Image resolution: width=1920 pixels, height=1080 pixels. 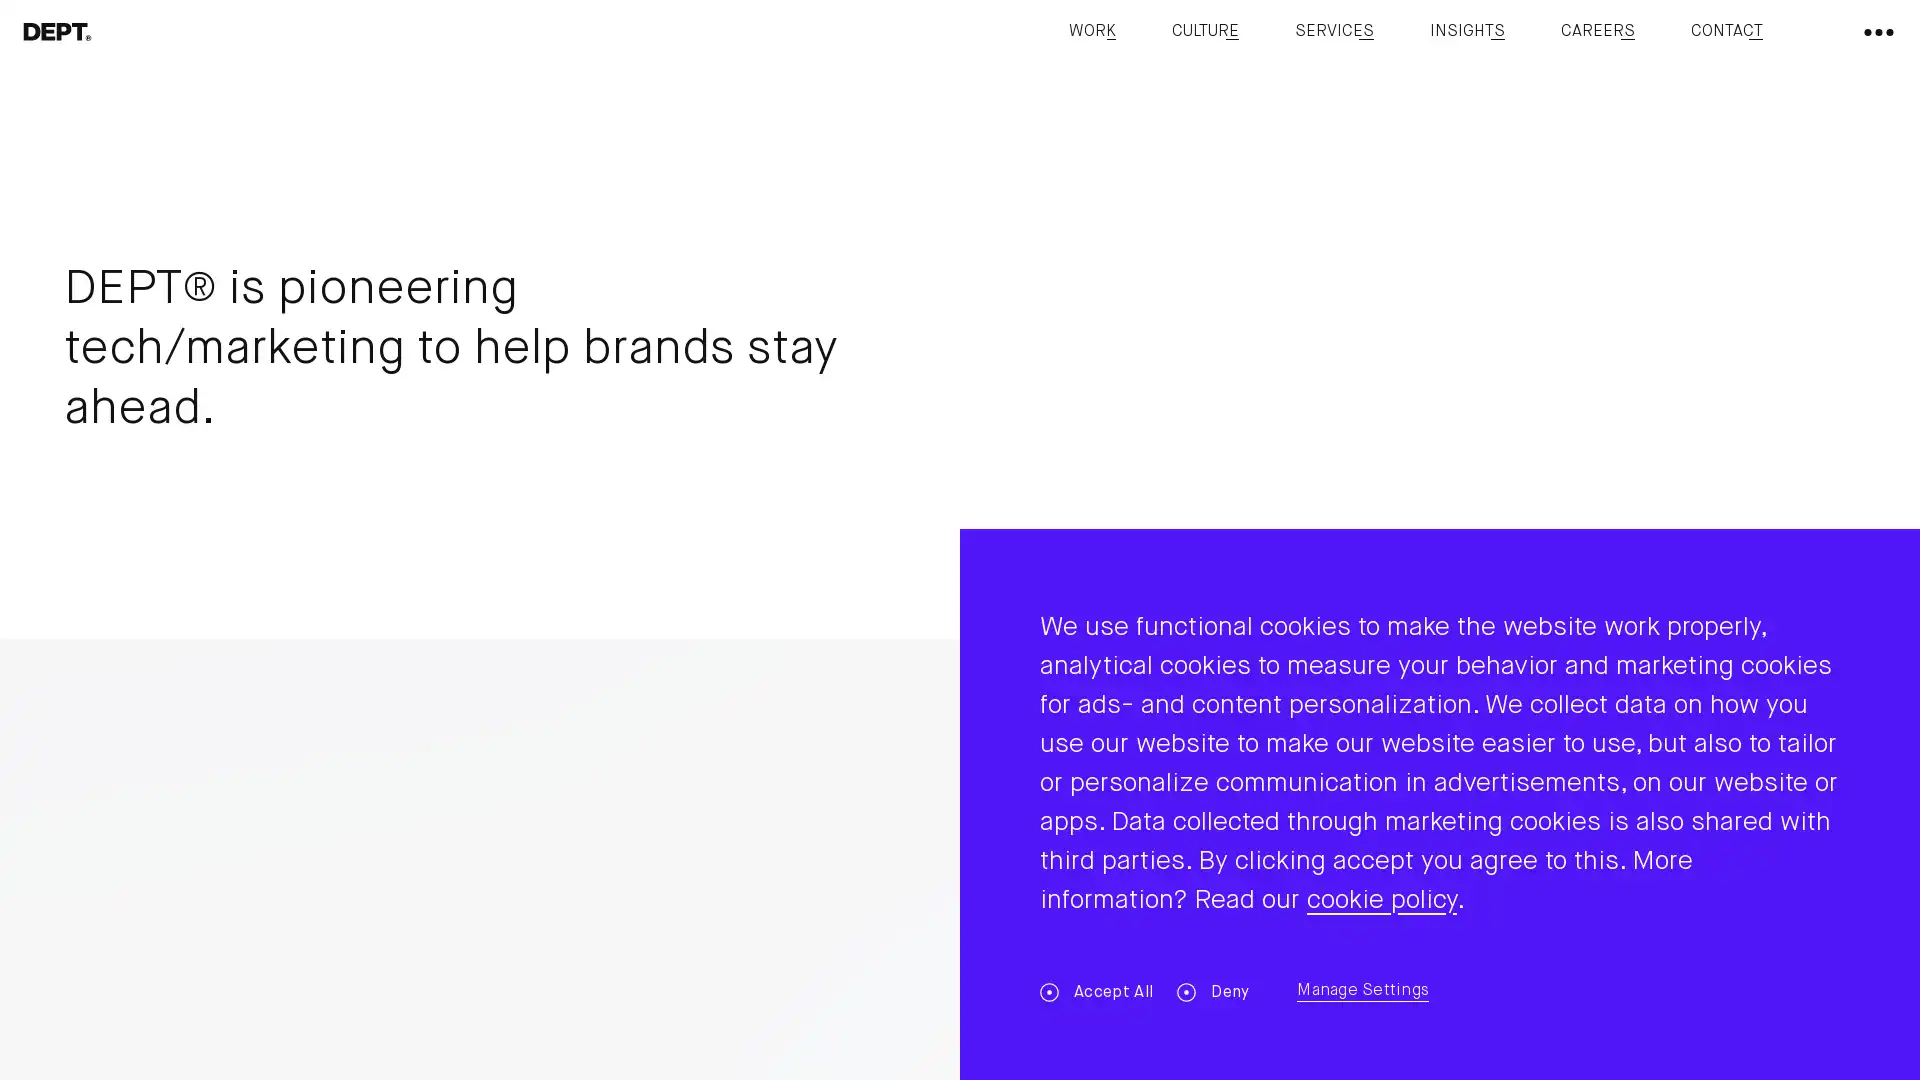 What do you see at coordinates (1095, 992) in the screenshot?
I see `Accept All` at bounding box center [1095, 992].